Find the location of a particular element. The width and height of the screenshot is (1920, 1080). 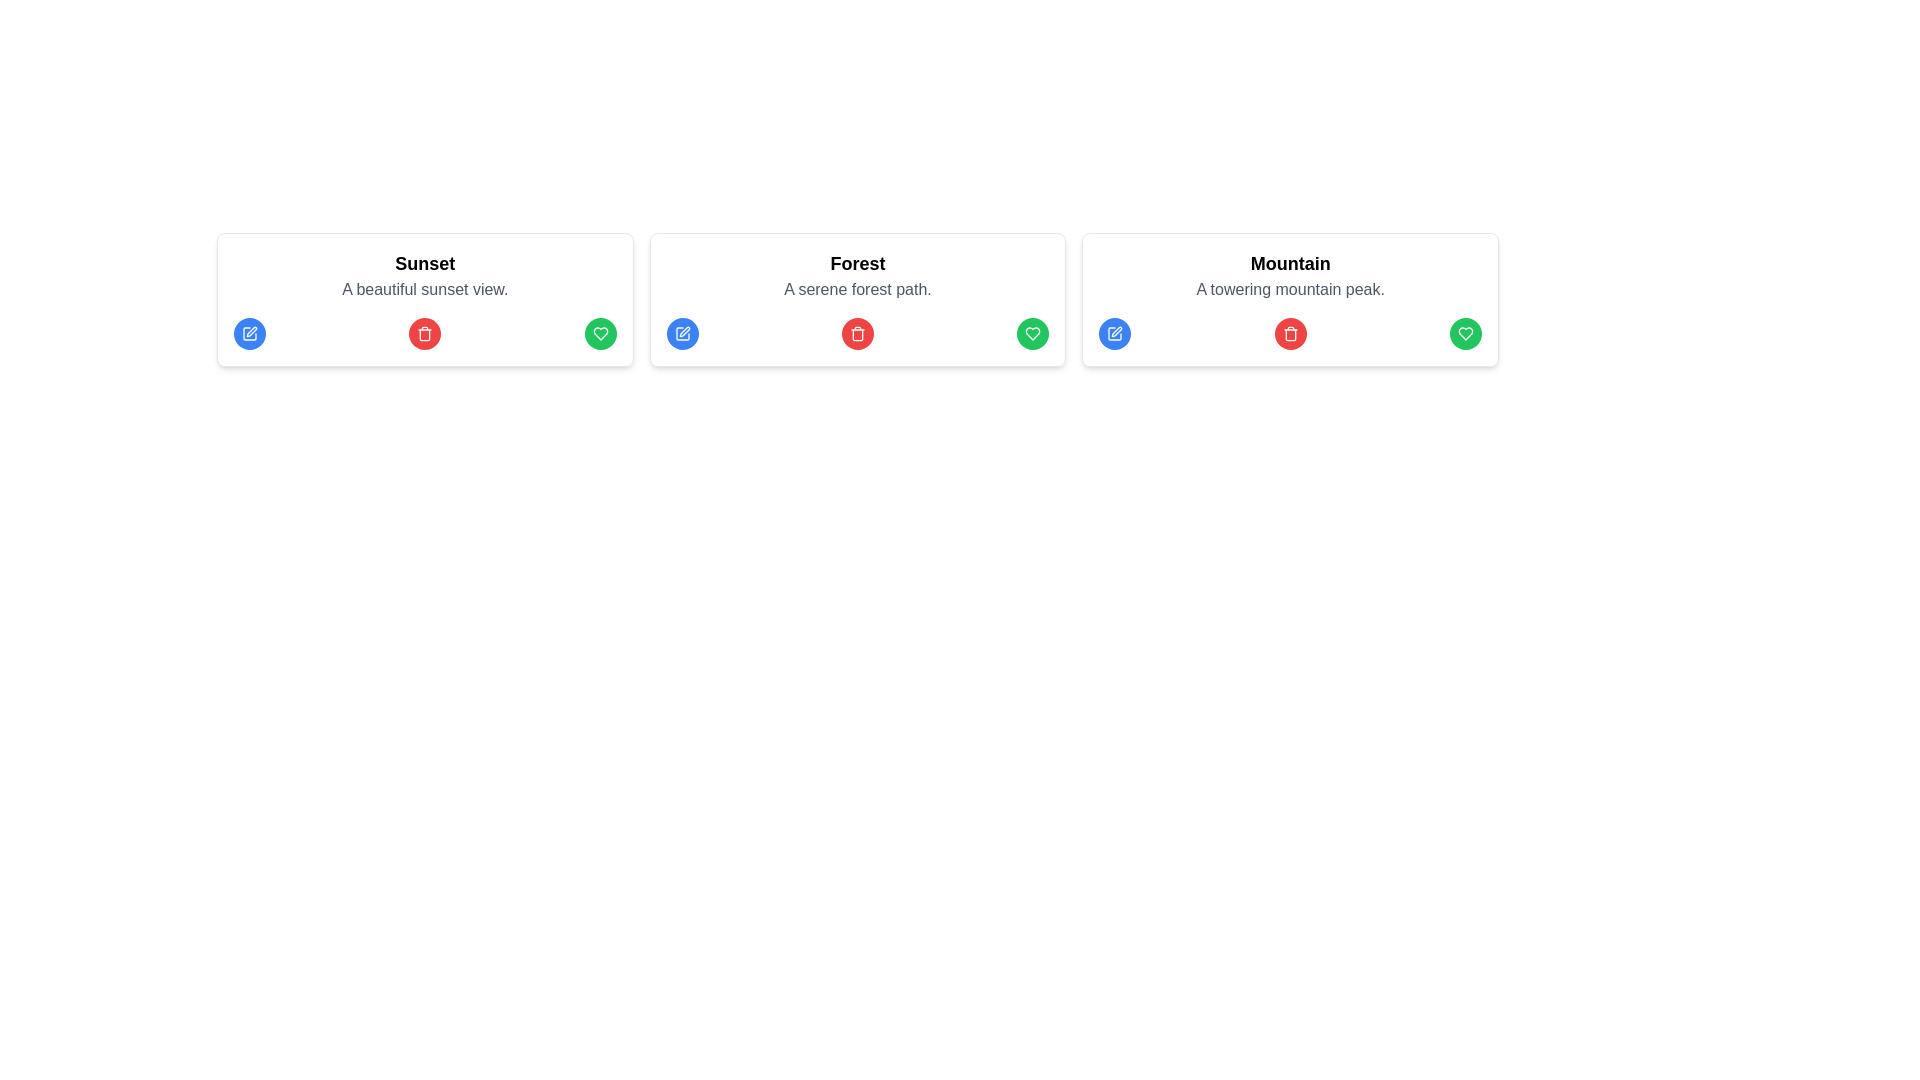

the bold text label displaying 'Sunset' located at the top of the first card in a row of three cards is located at coordinates (424, 262).